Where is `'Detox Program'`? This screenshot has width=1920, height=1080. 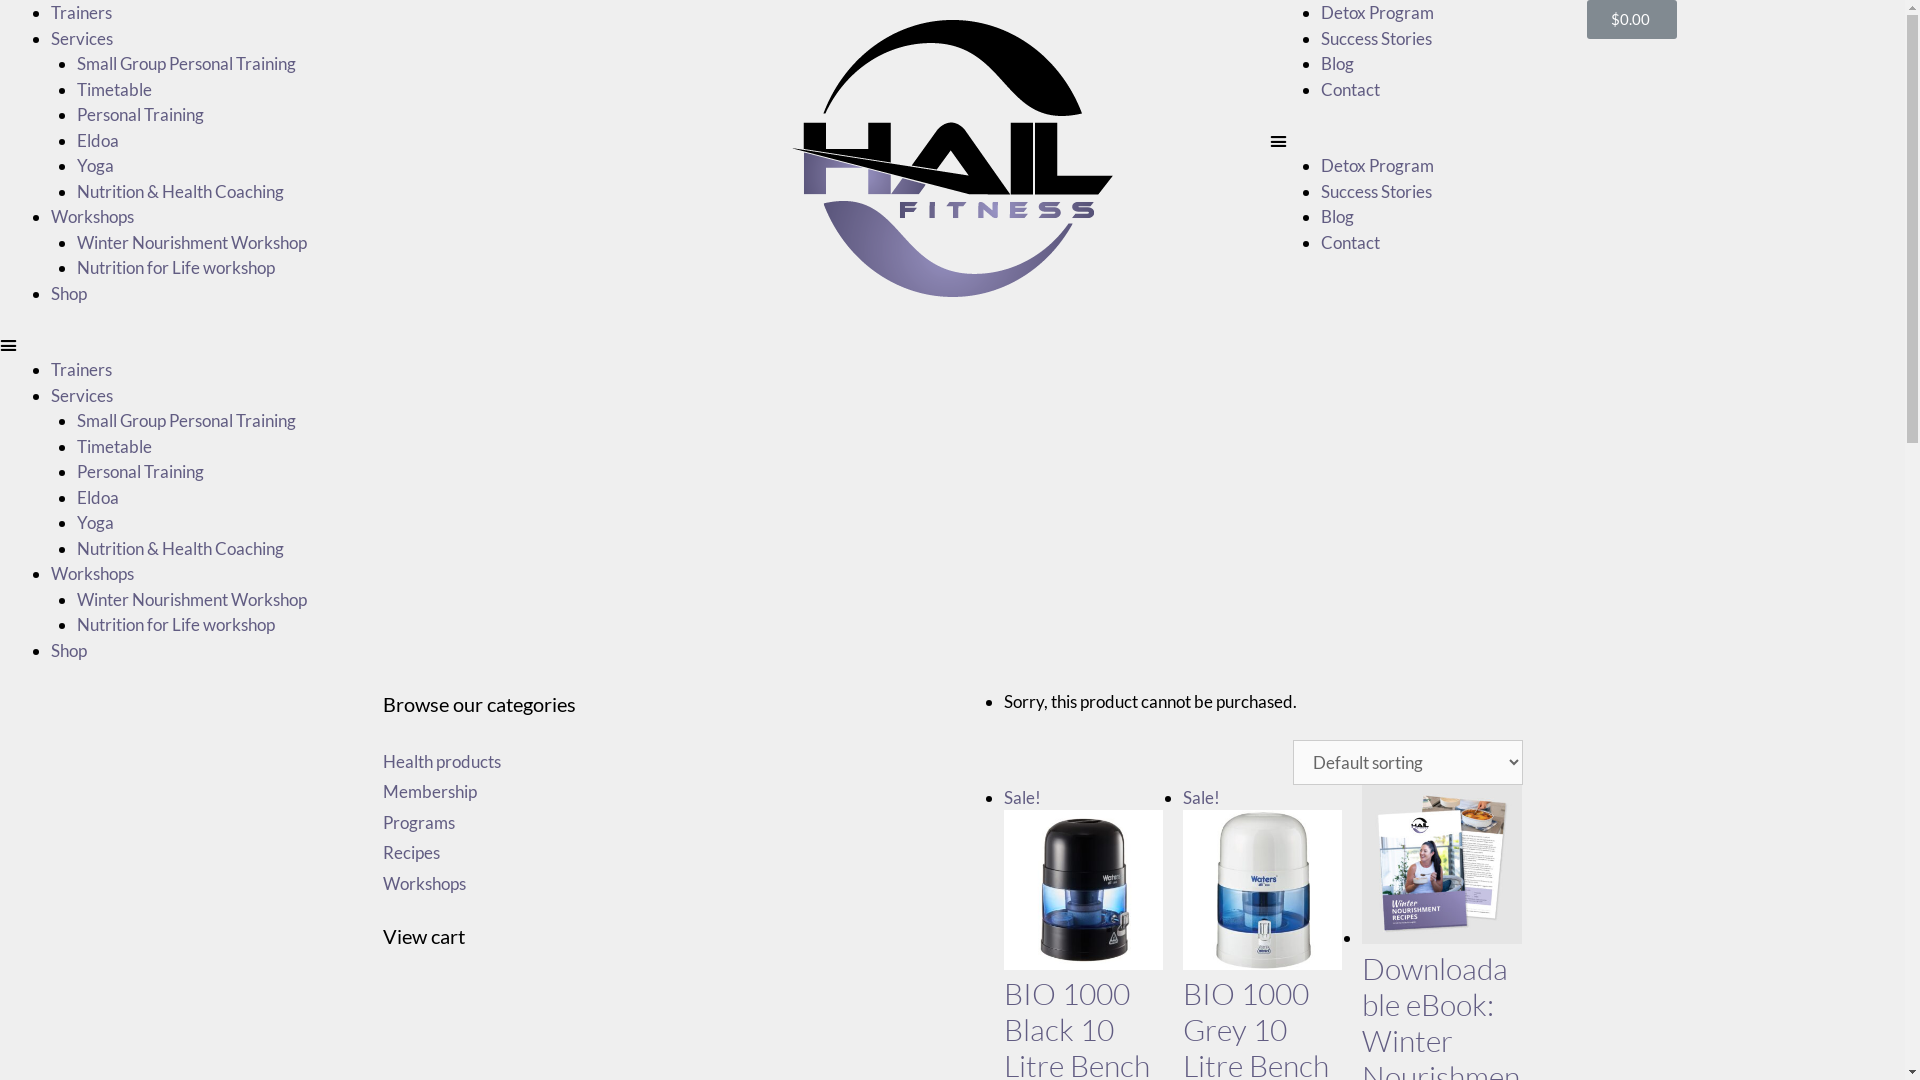 'Detox Program' is located at coordinates (1376, 164).